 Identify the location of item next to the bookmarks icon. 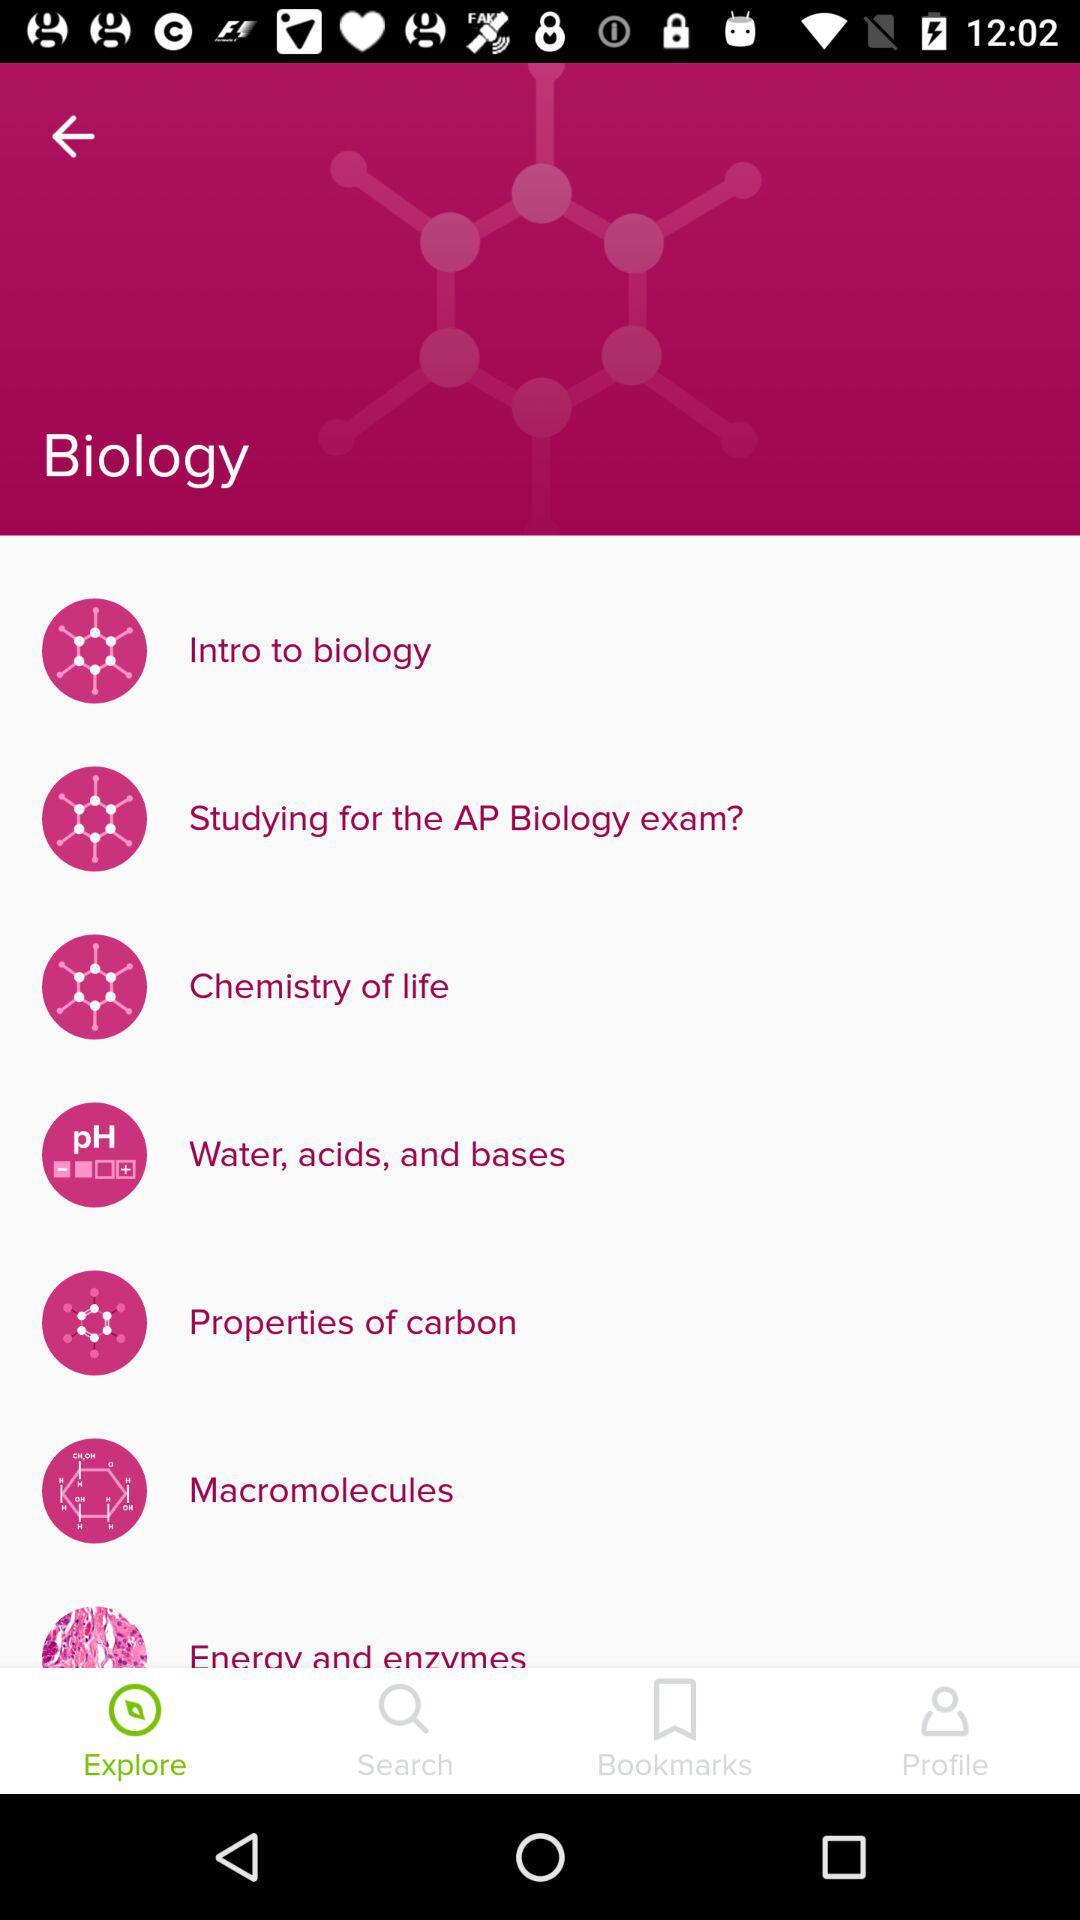
(945, 1732).